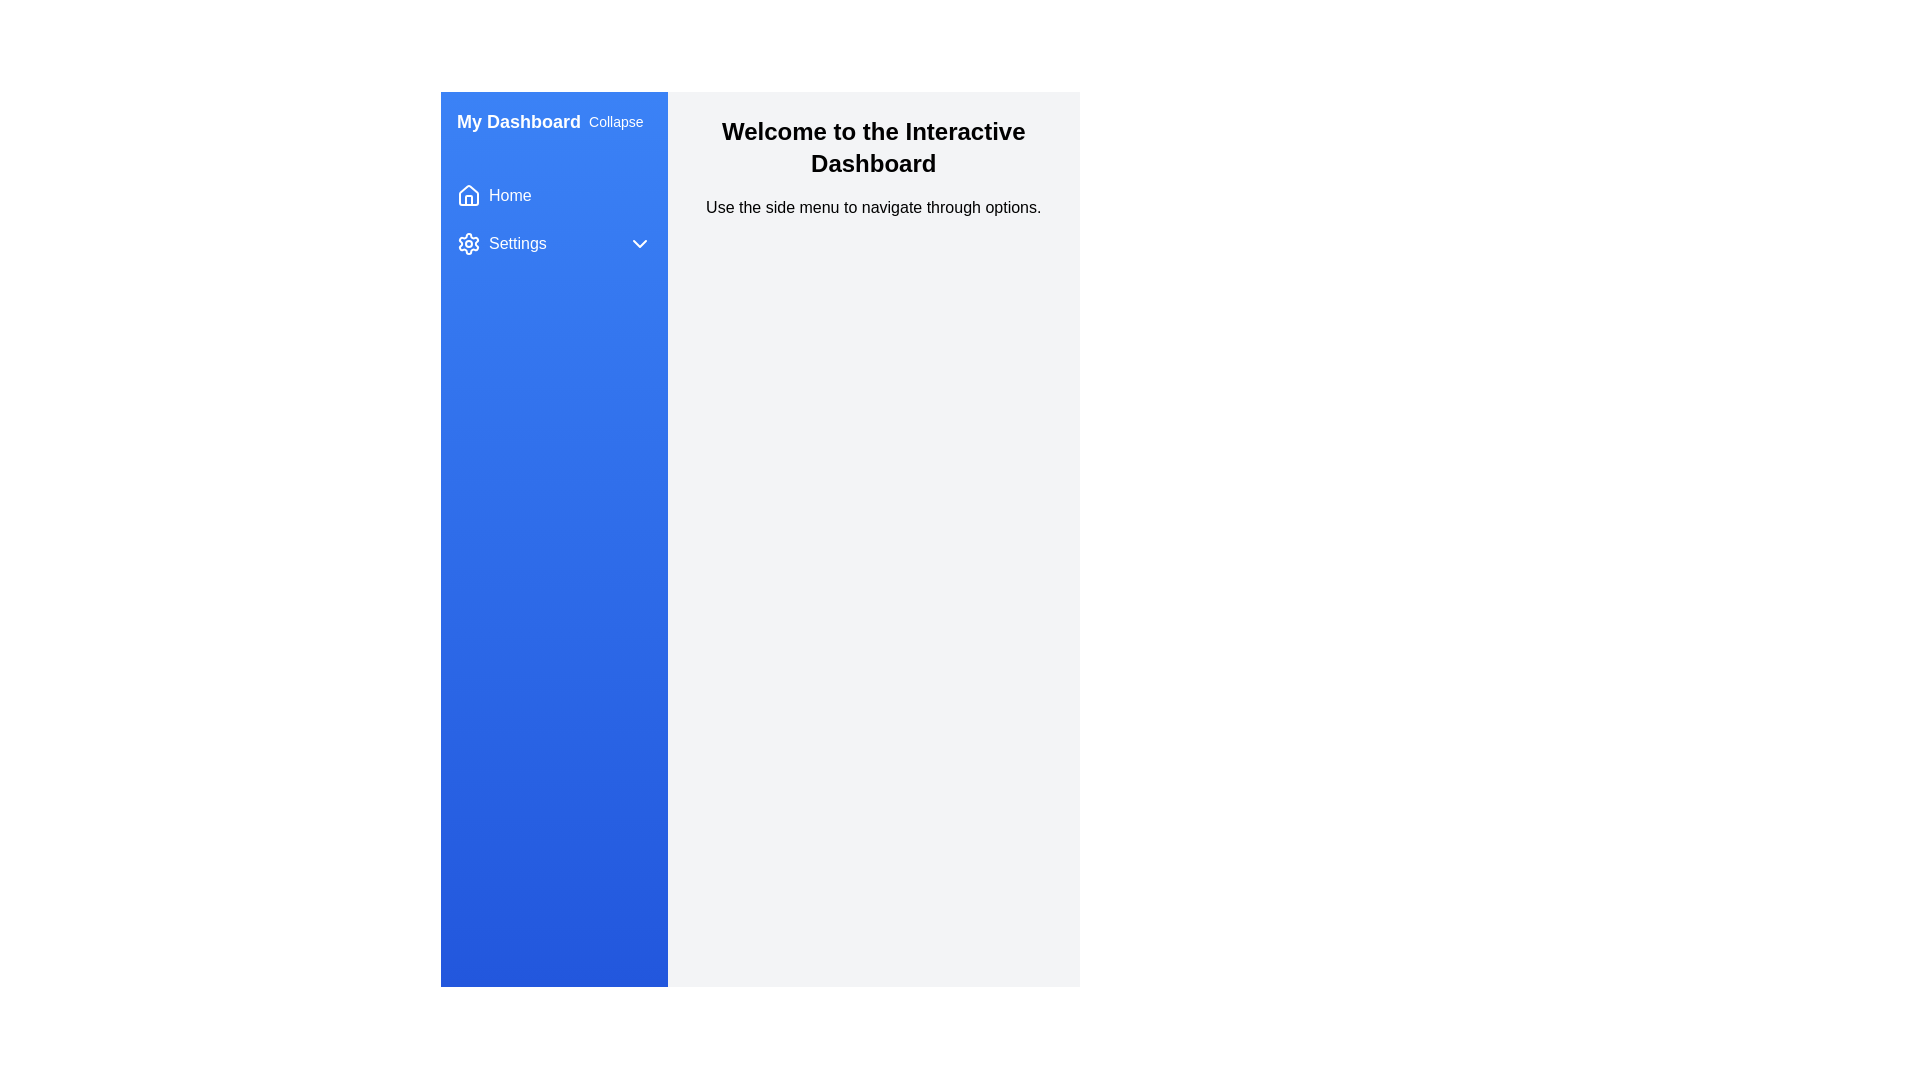  What do you see at coordinates (468, 196) in the screenshot?
I see `the 'Home' icon in the sidebar navigation, which is located near the top of the vertical menu to the left of the 'Home' text label` at bounding box center [468, 196].